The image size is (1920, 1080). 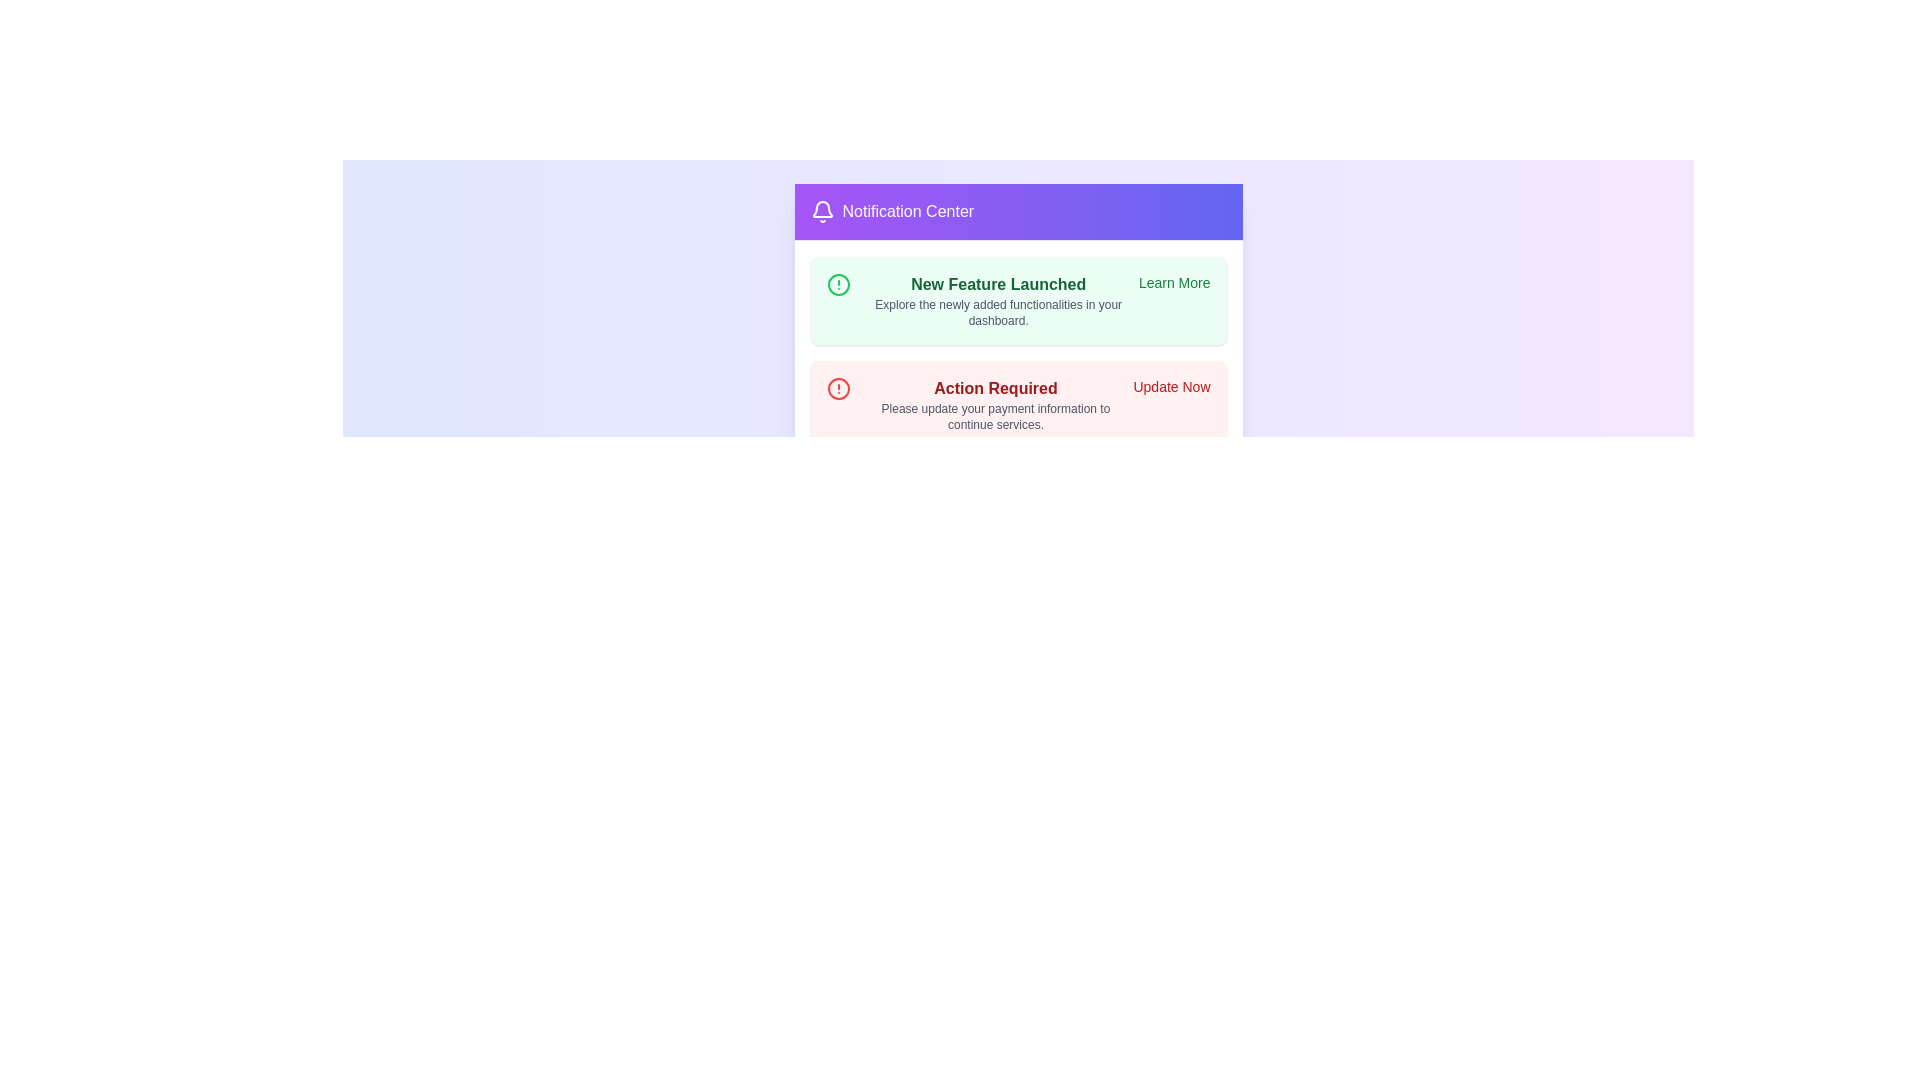 I want to click on the bell-shaped notification icon located to the left of the 'Notification Center' text within the purple header section, so click(x=822, y=212).